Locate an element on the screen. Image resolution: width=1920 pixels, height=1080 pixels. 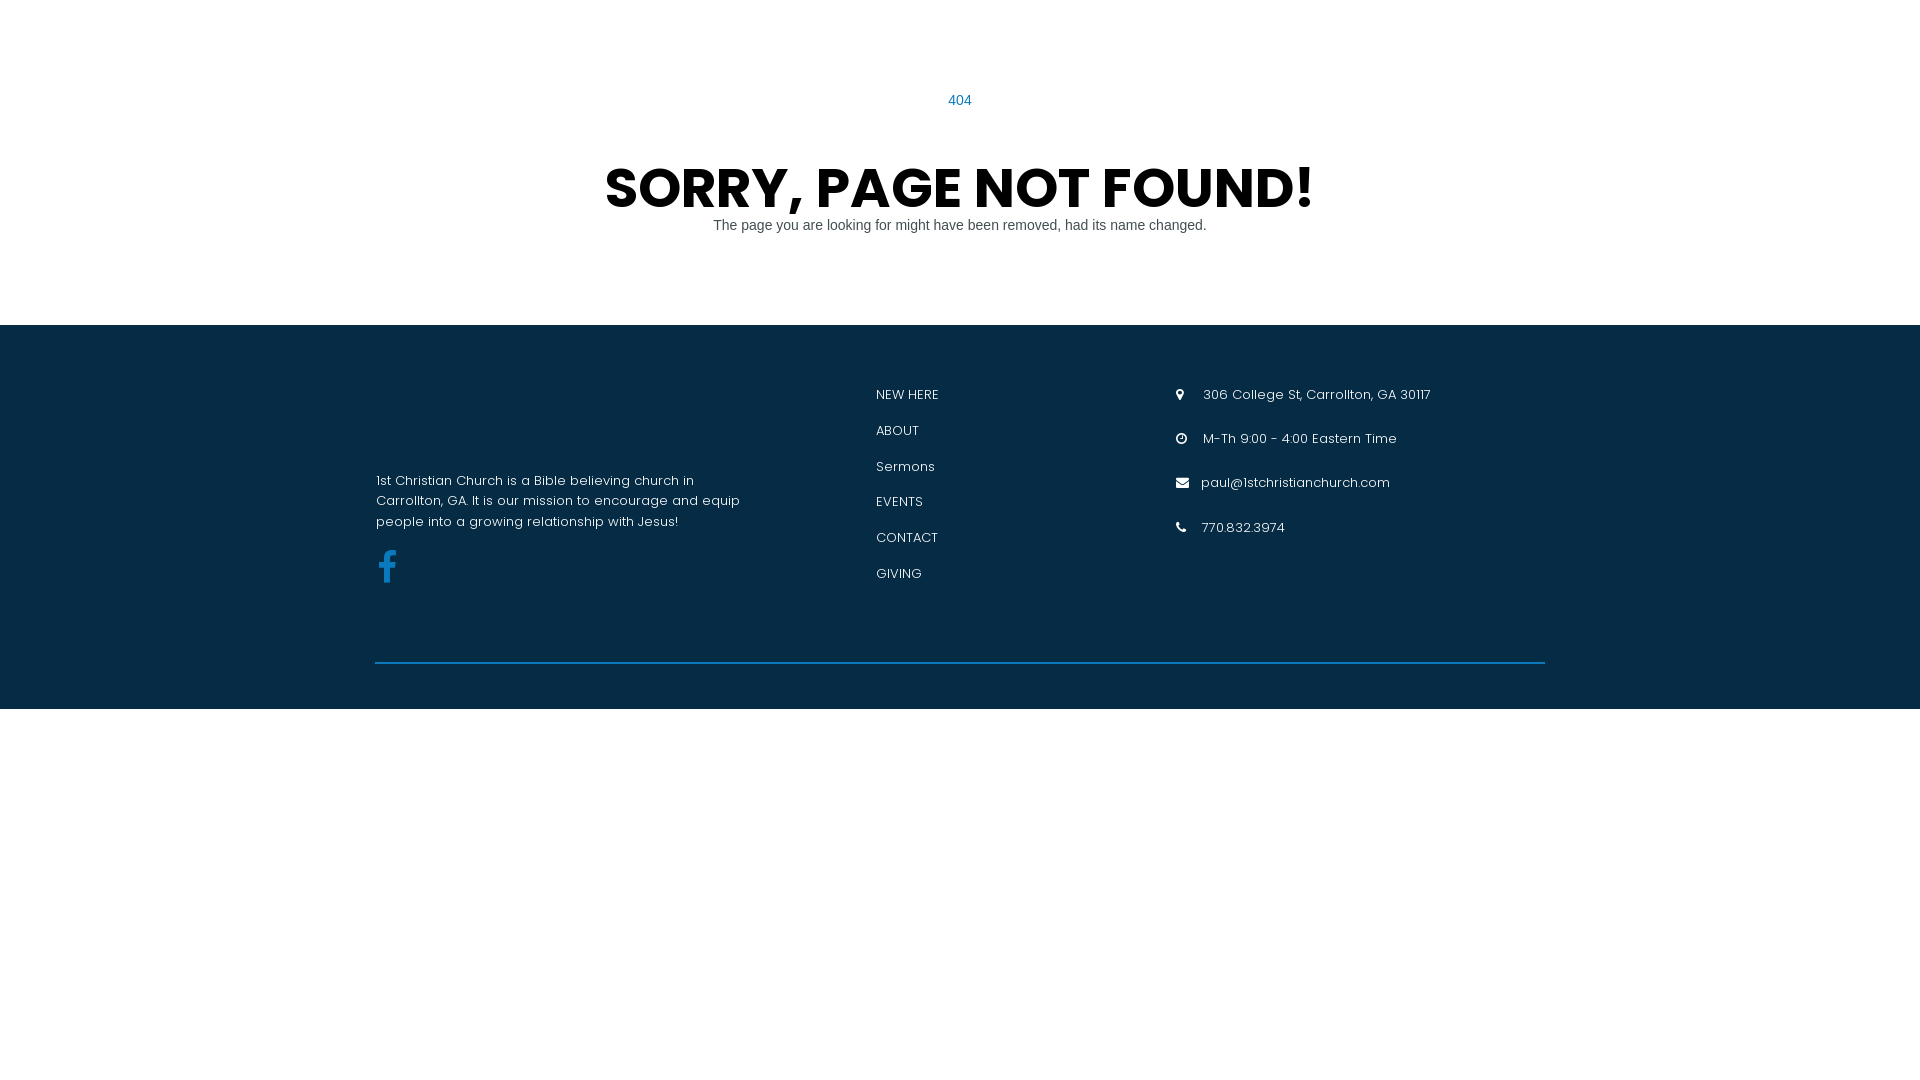
'ABOUT' is located at coordinates (896, 429).